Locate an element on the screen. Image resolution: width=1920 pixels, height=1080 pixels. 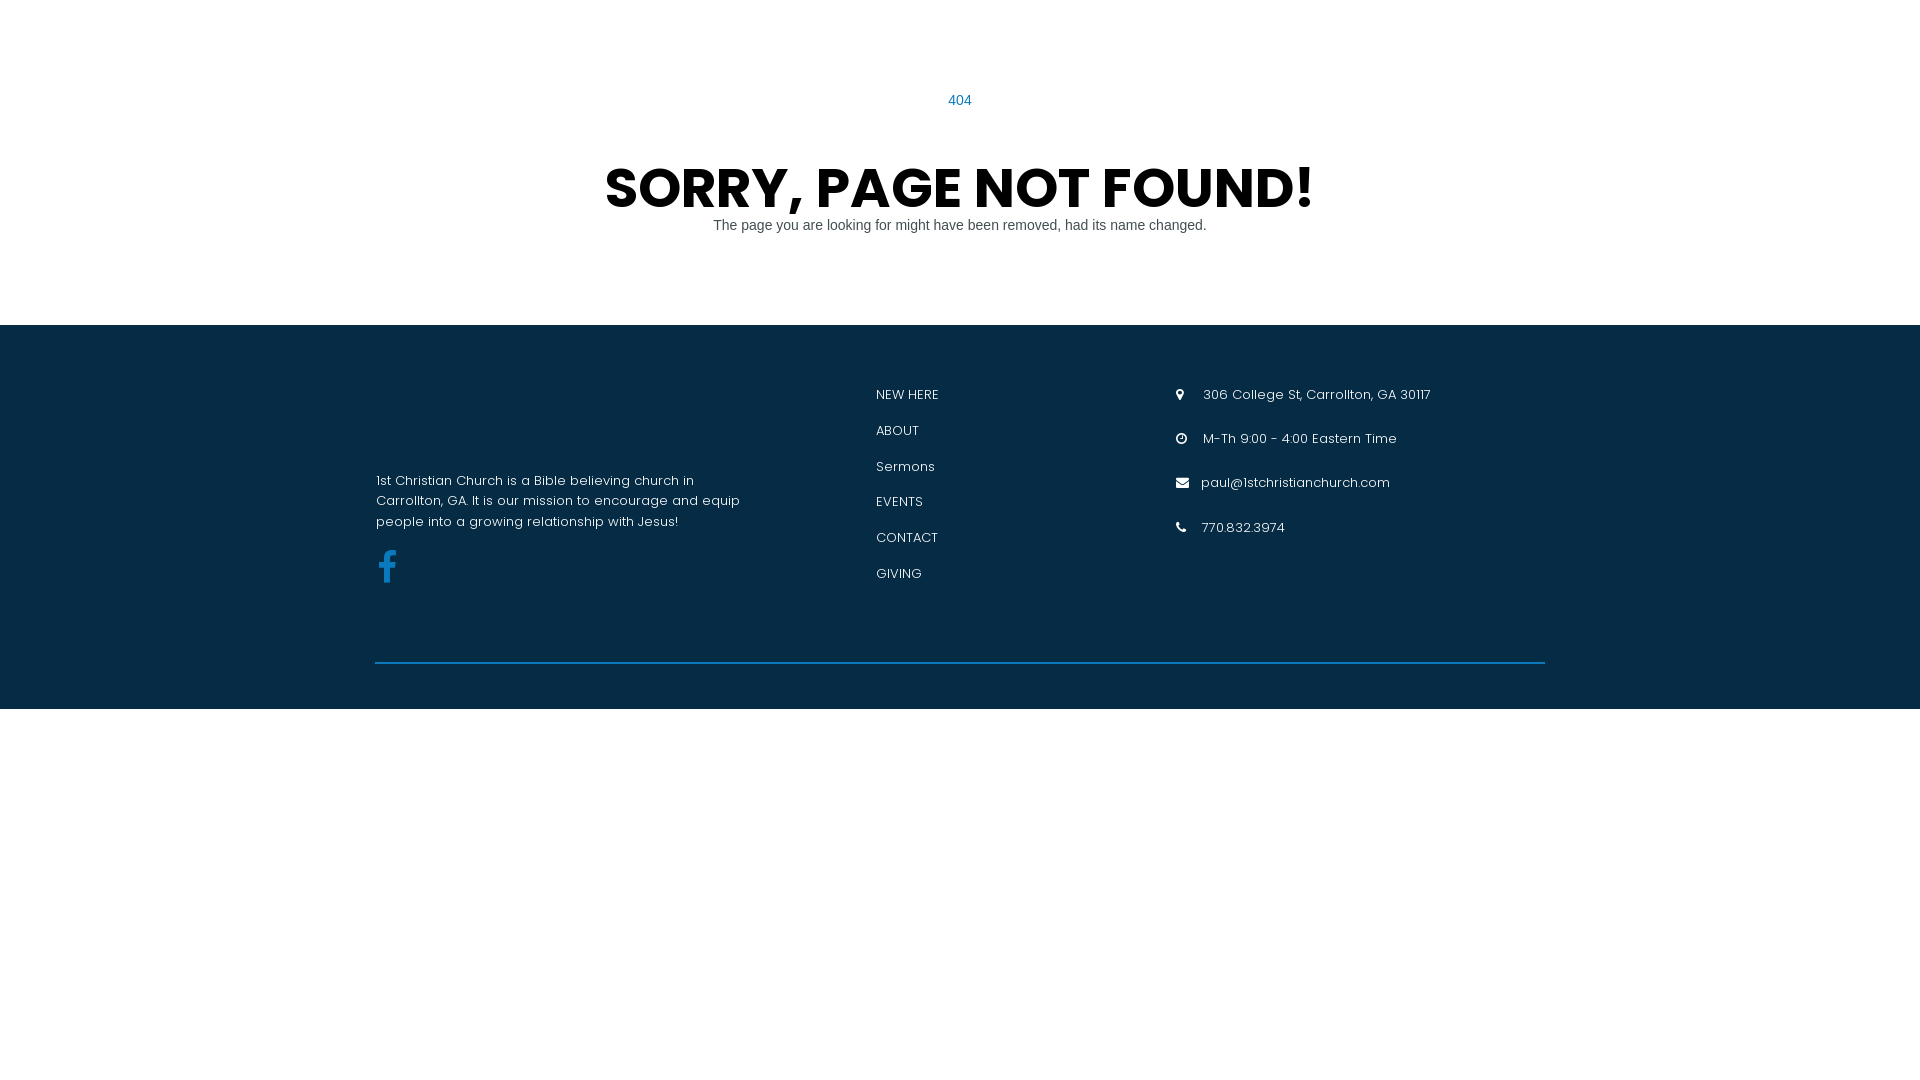
'ABOUT' is located at coordinates (896, 429).